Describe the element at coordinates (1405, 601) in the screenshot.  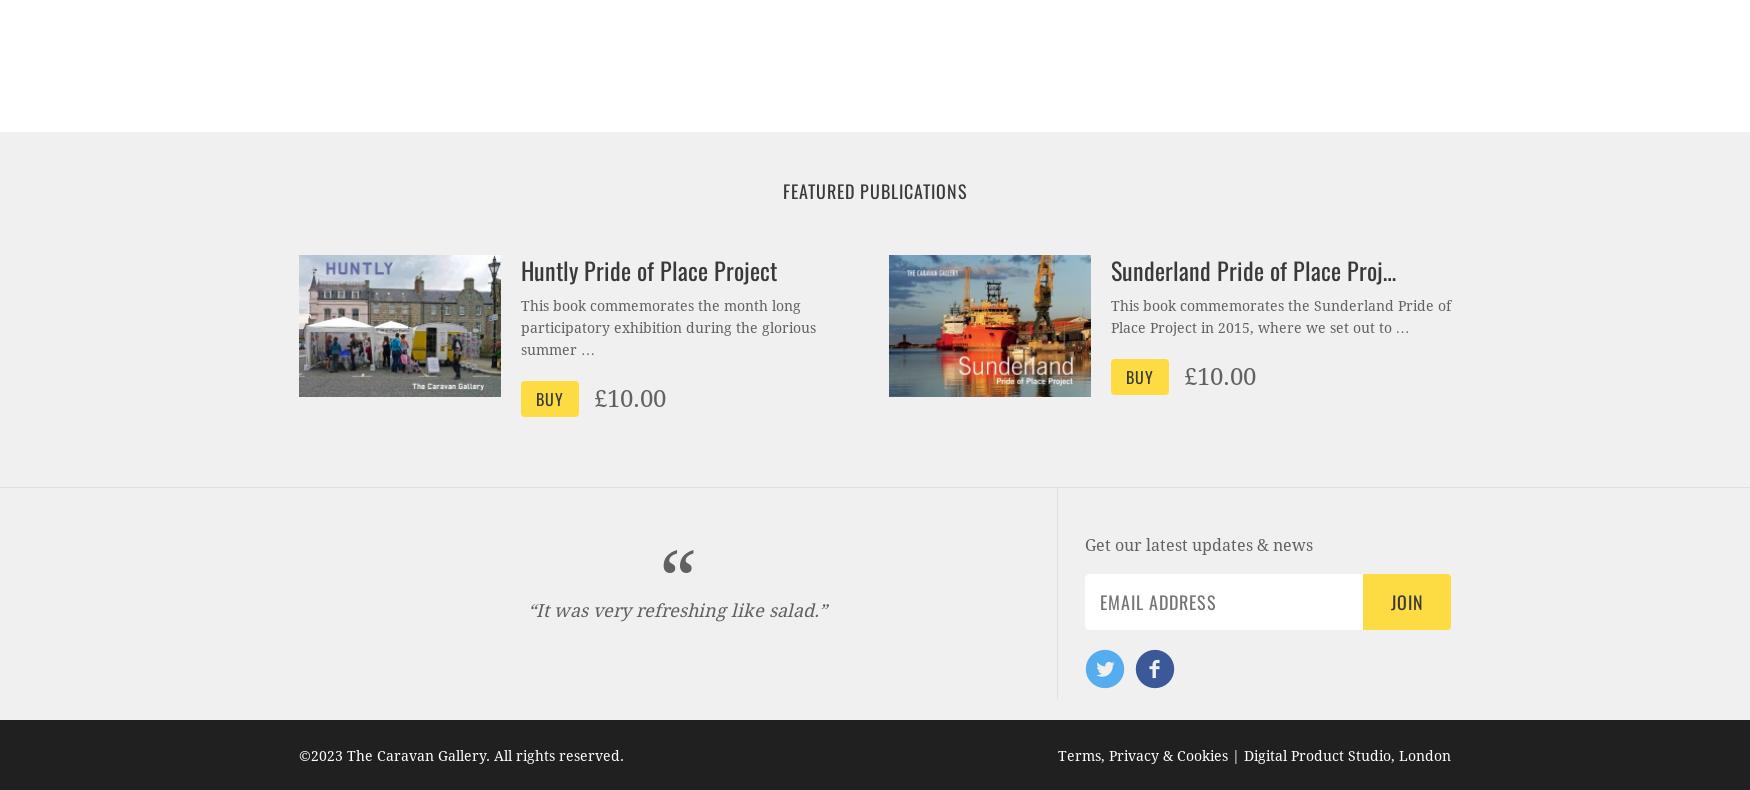
I see `'Join'` at that location.